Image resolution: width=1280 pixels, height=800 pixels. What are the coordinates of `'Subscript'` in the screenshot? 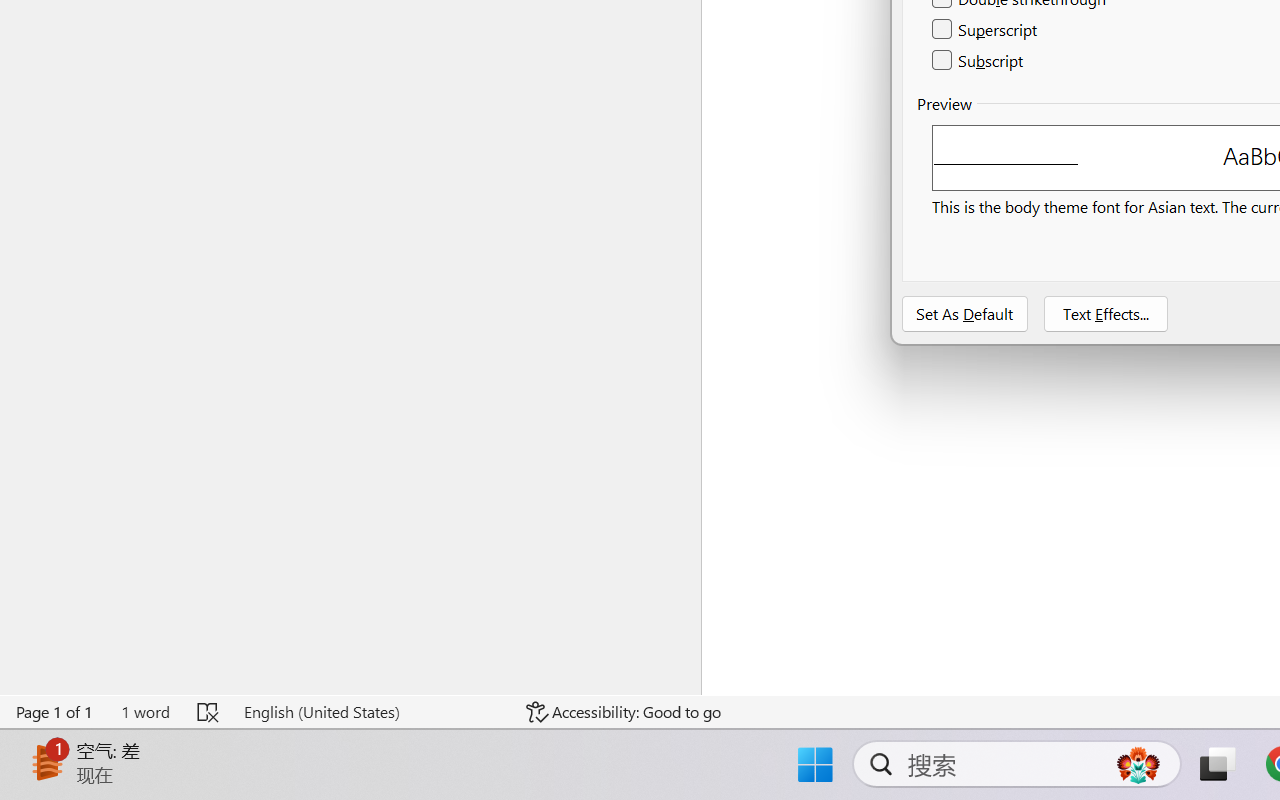 It's located at (979, 59).